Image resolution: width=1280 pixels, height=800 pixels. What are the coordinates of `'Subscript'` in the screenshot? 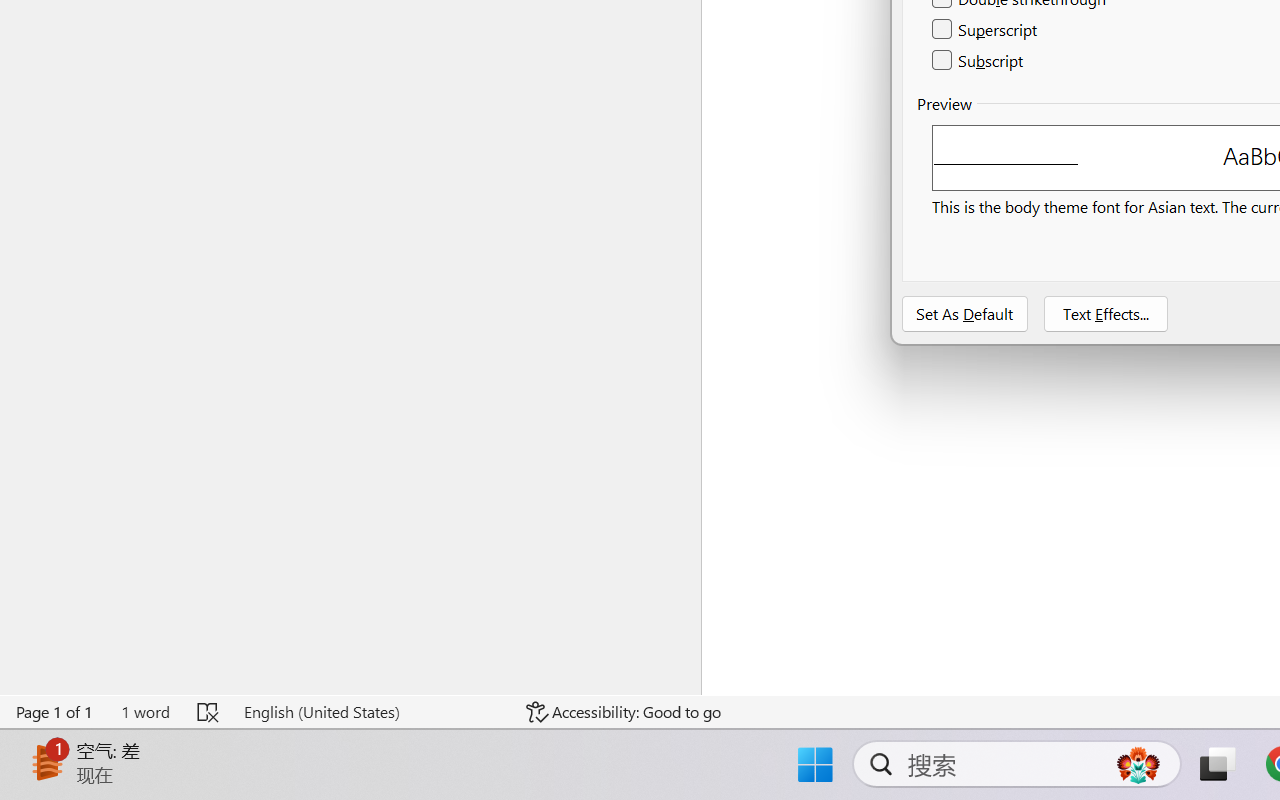 It's located at (979, 59).